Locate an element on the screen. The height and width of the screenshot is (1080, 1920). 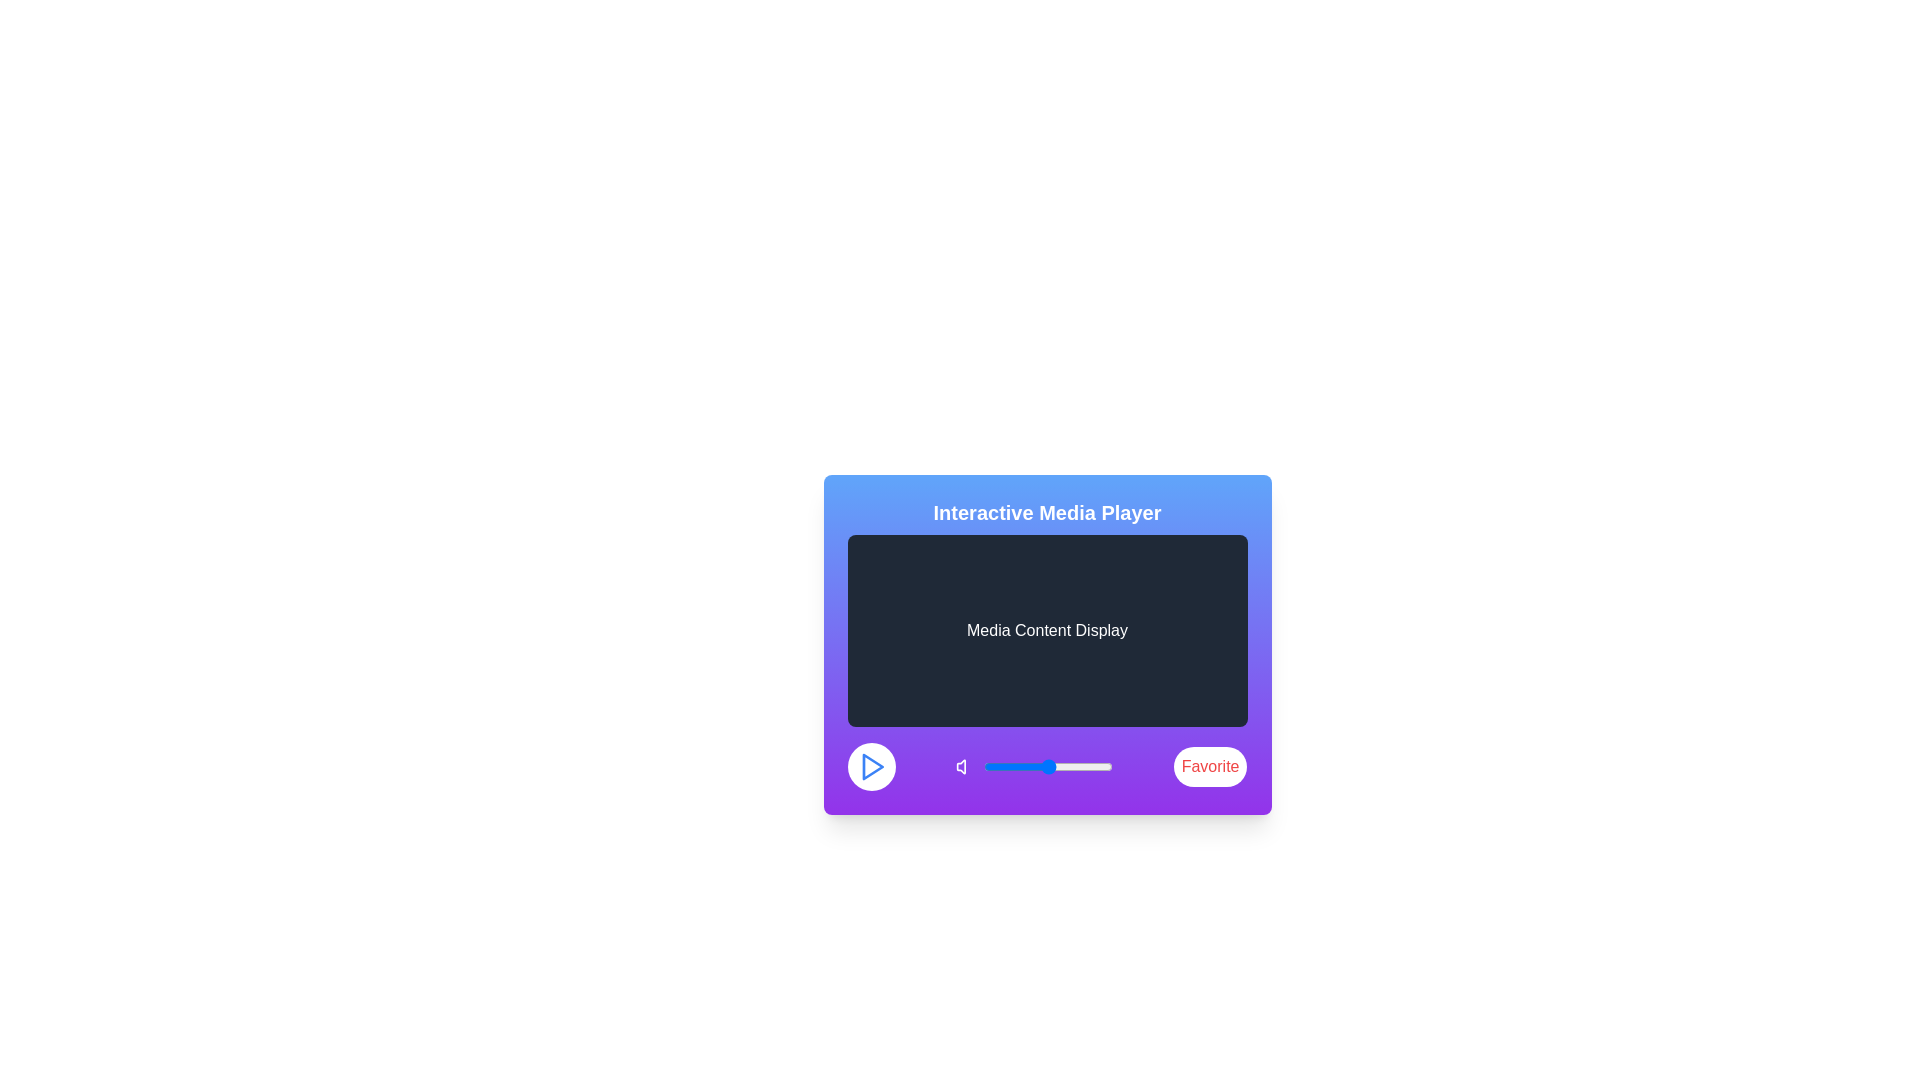
the slider is located at coordinates (1034, 766).